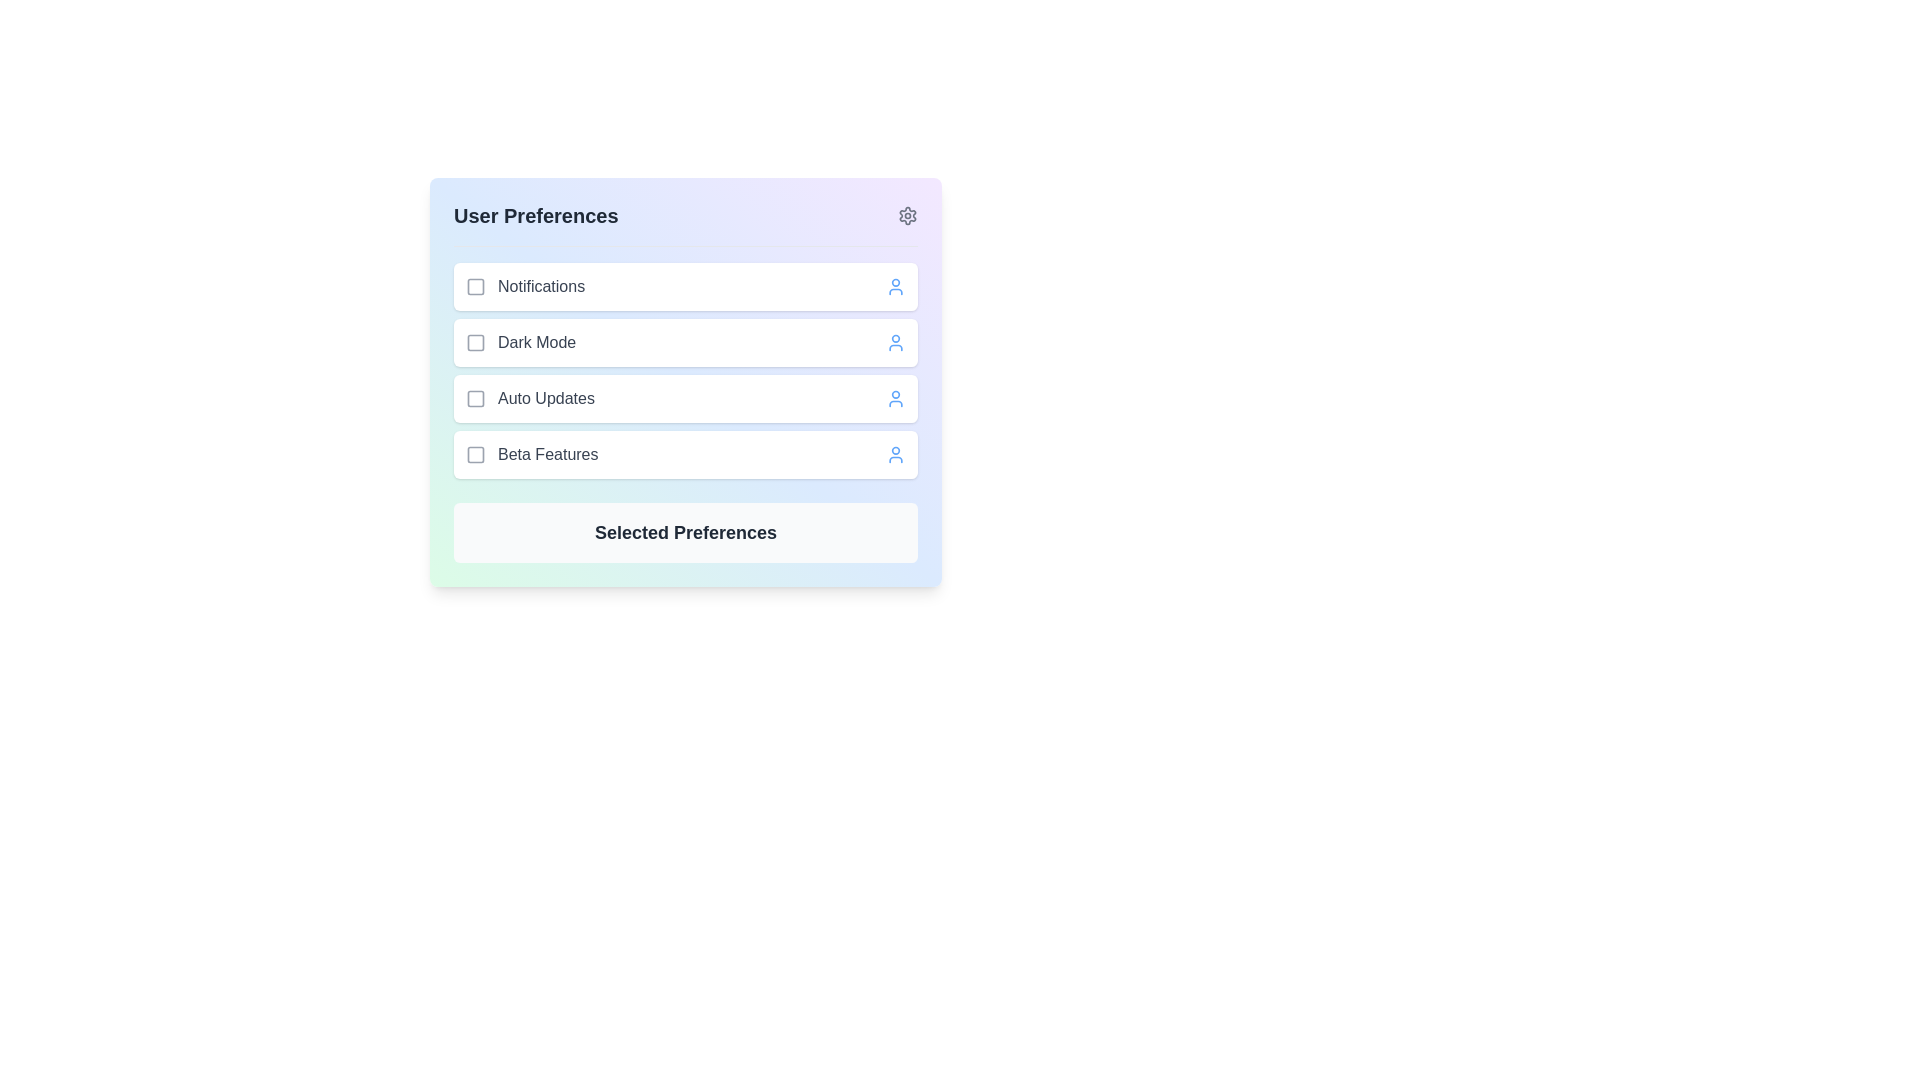 The image size is (1920, 1080). What do you see at coordinates (474, 342) in the screenshot?
I see `the second checkbox in the vertical list for enabling or disabling the 'Dark Mode' feature` at bounding box center [474, 342].